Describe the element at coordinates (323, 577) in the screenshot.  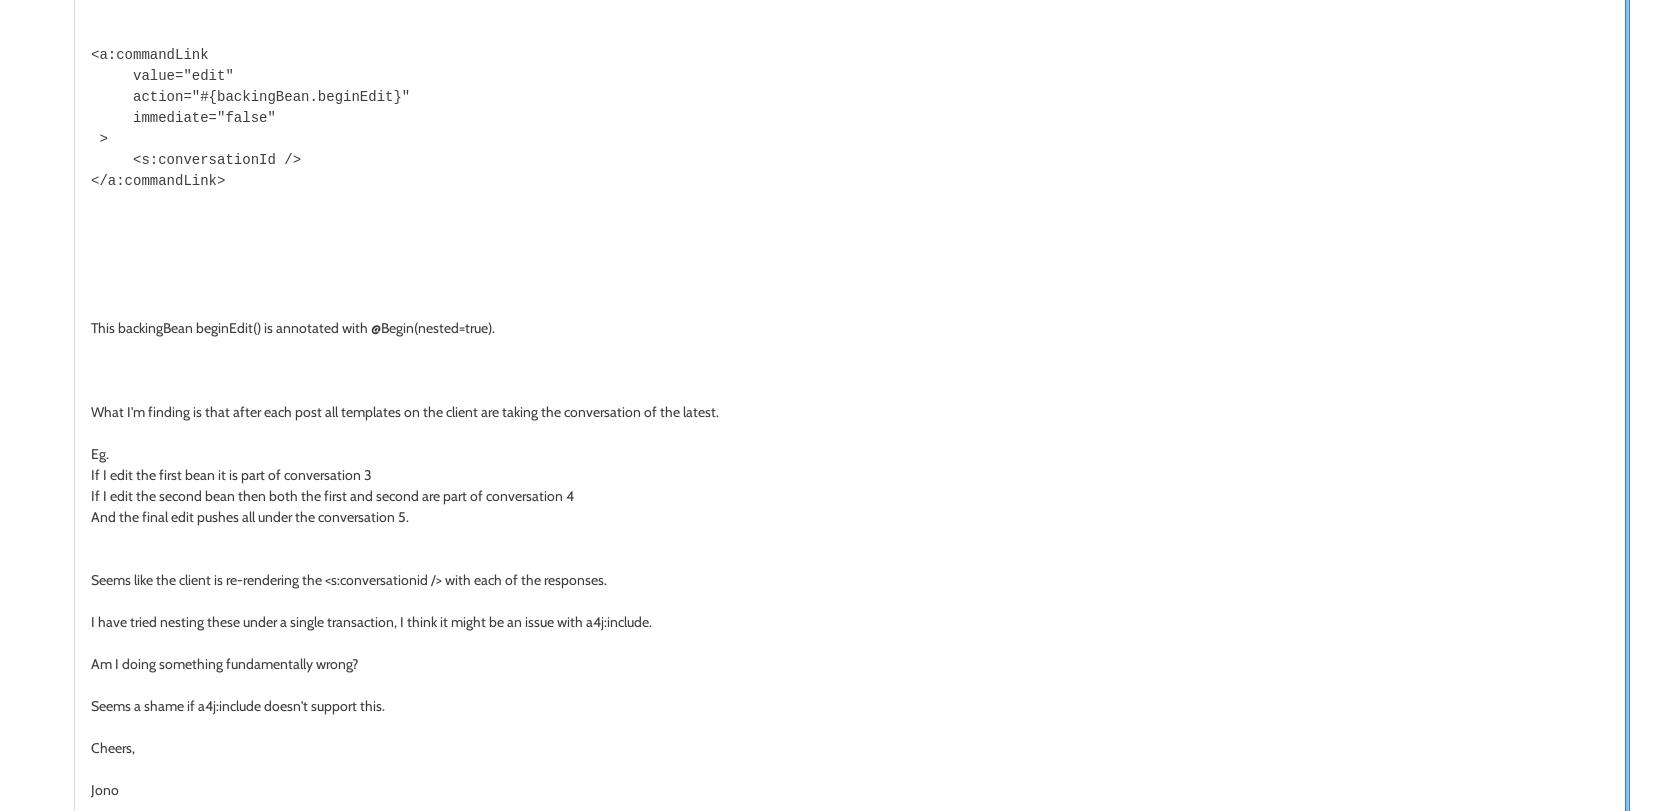
I see `'<s:conversationid />'` at that location.